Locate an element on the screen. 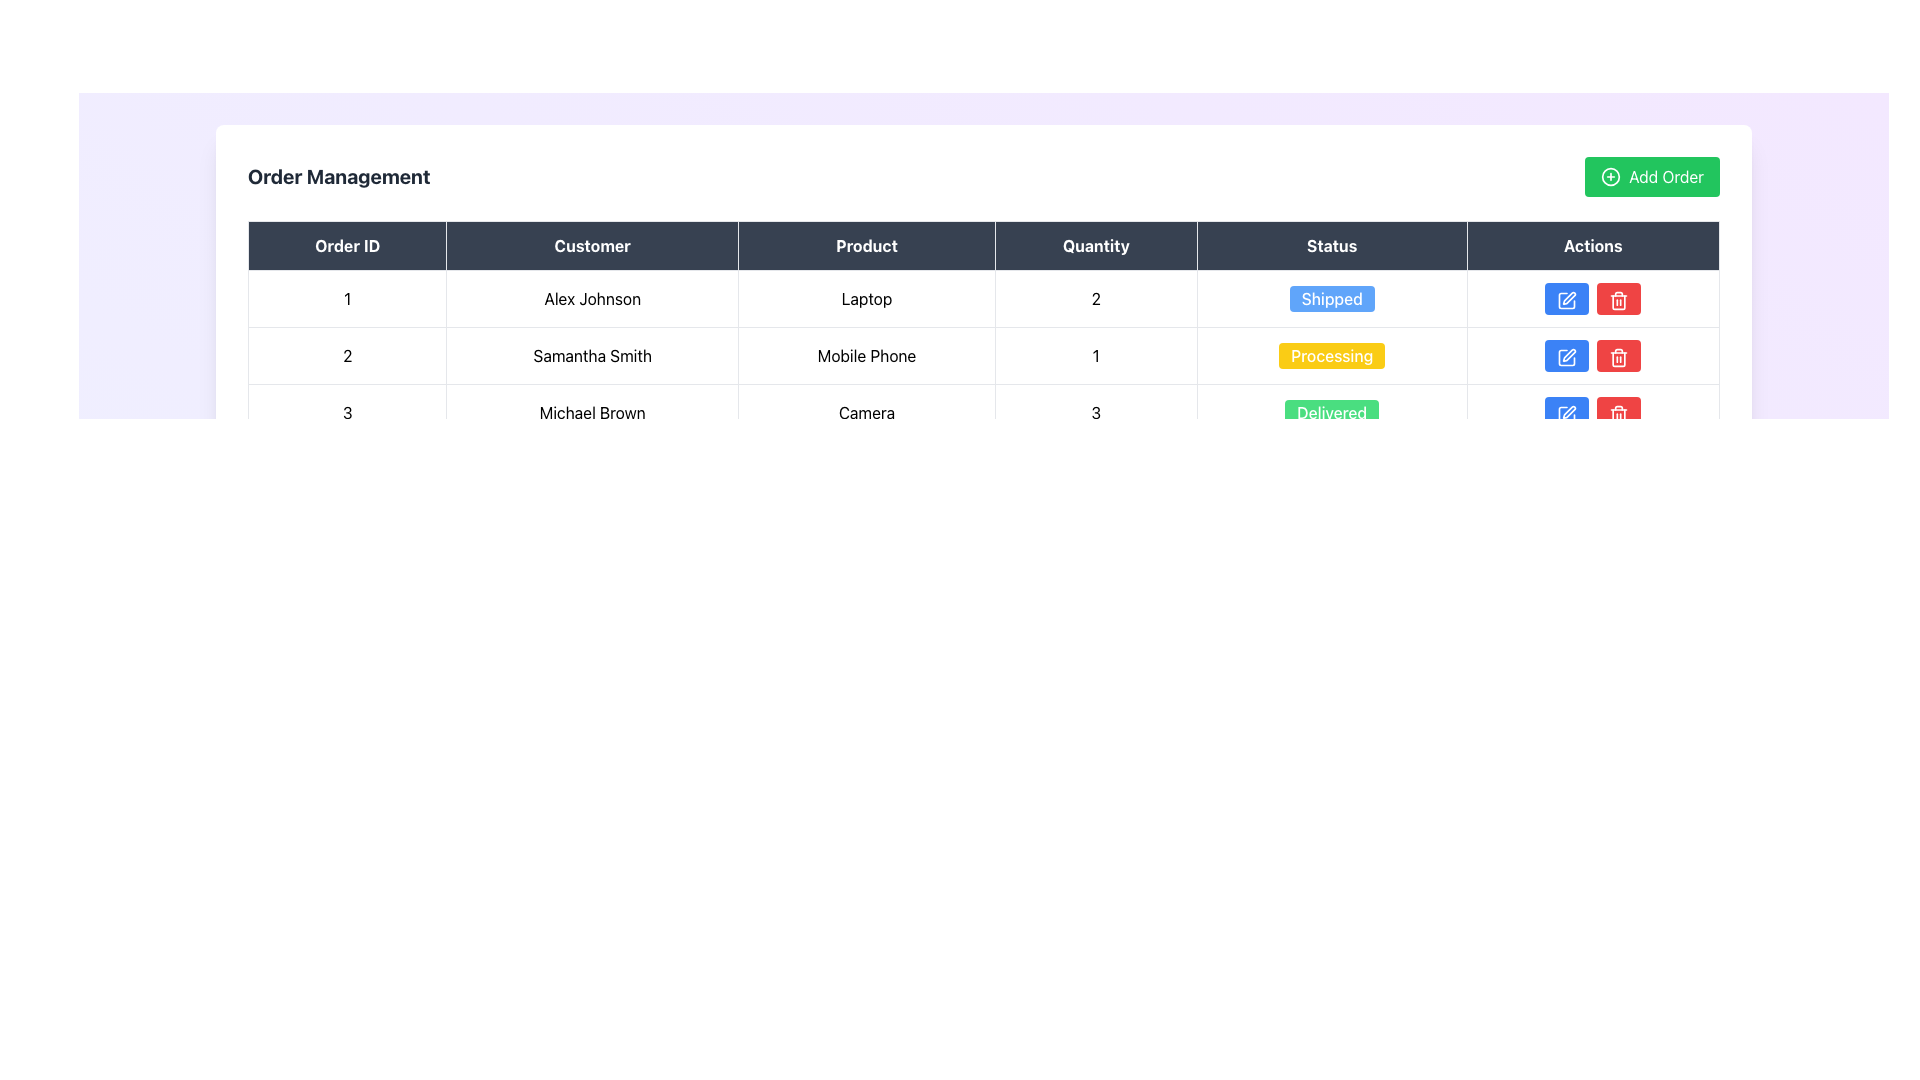 This screenshot has height=1080, width=1920. the SVG circle element that represents the icon of the 'Add Order' button in the top-right corner is located at coordinates (1611, 176).